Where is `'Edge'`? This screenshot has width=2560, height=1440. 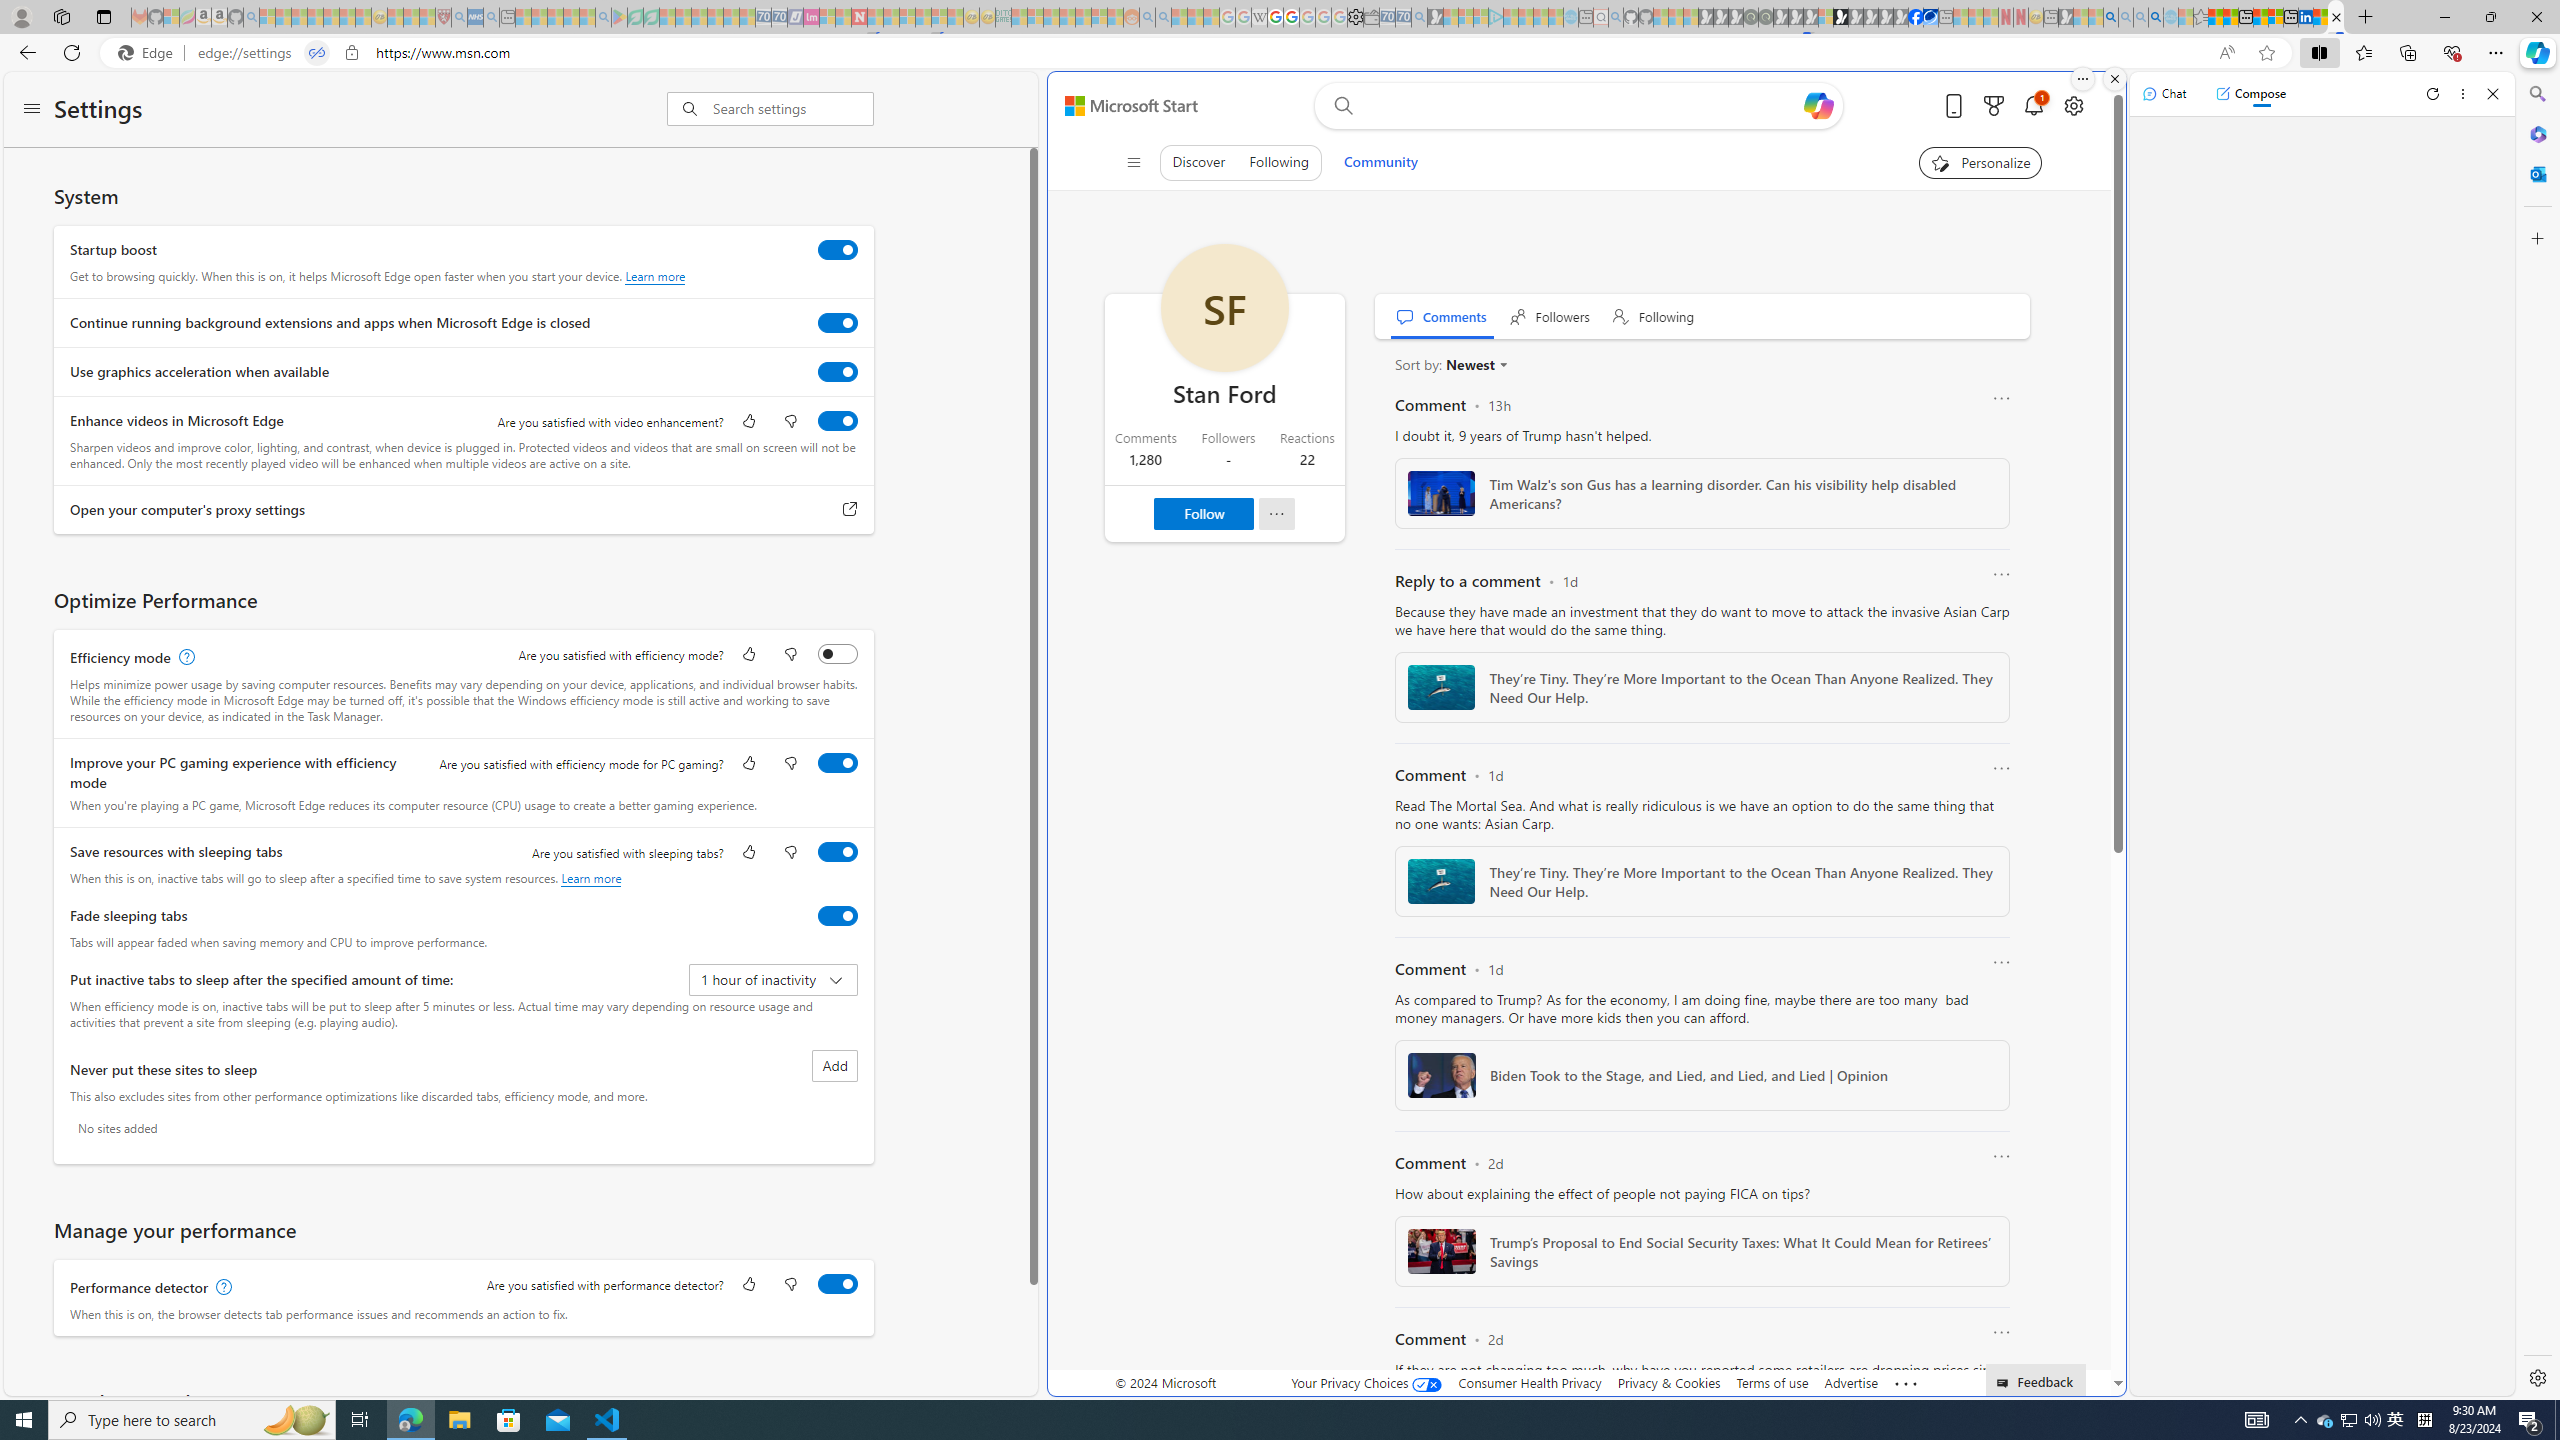 'Edge' is located at coordinates (148, 53).